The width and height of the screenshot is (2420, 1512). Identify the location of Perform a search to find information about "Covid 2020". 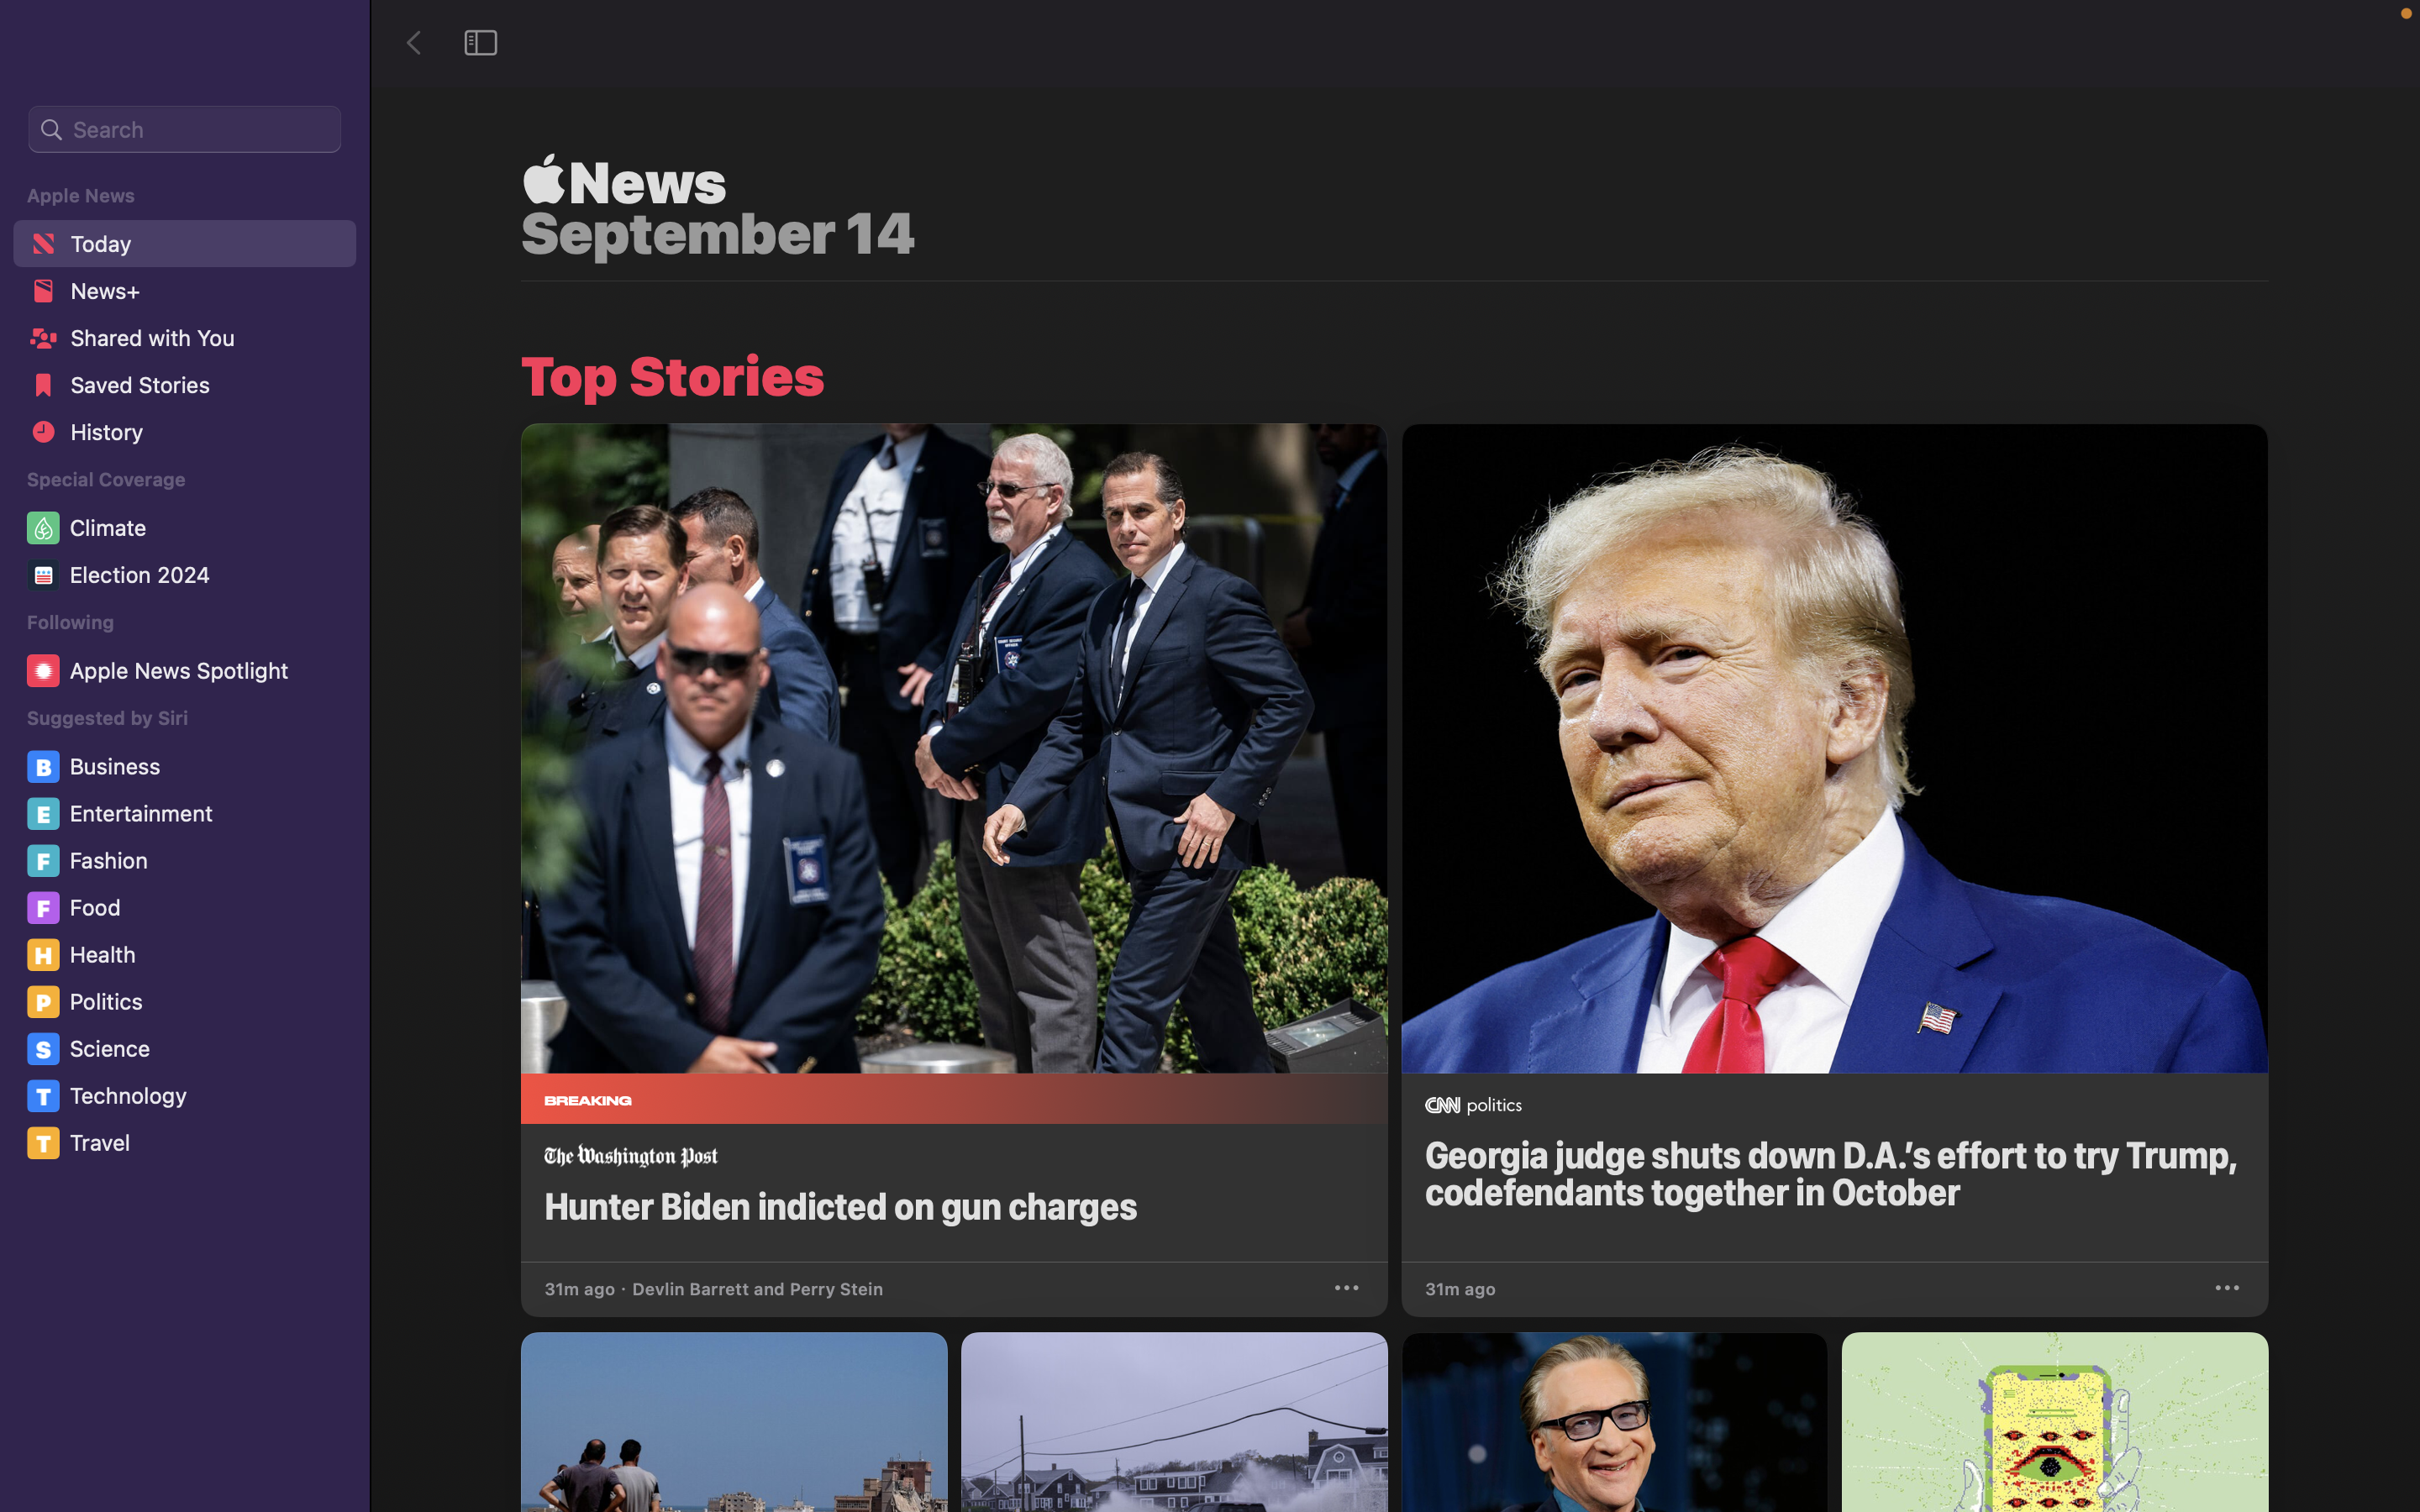
(185, 129).